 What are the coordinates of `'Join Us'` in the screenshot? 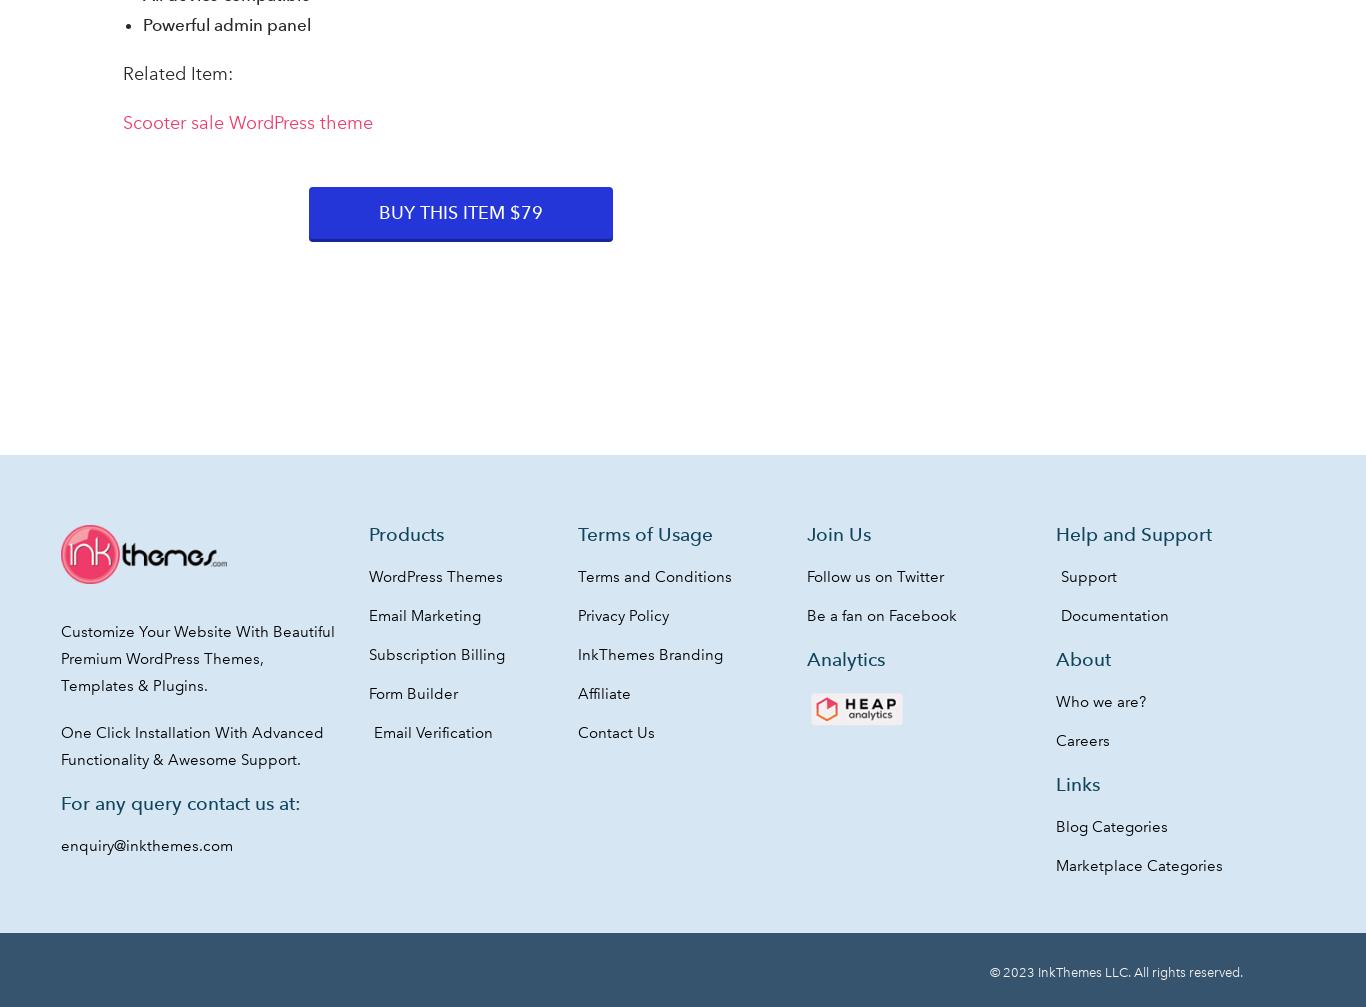 It's located at (837, 533).